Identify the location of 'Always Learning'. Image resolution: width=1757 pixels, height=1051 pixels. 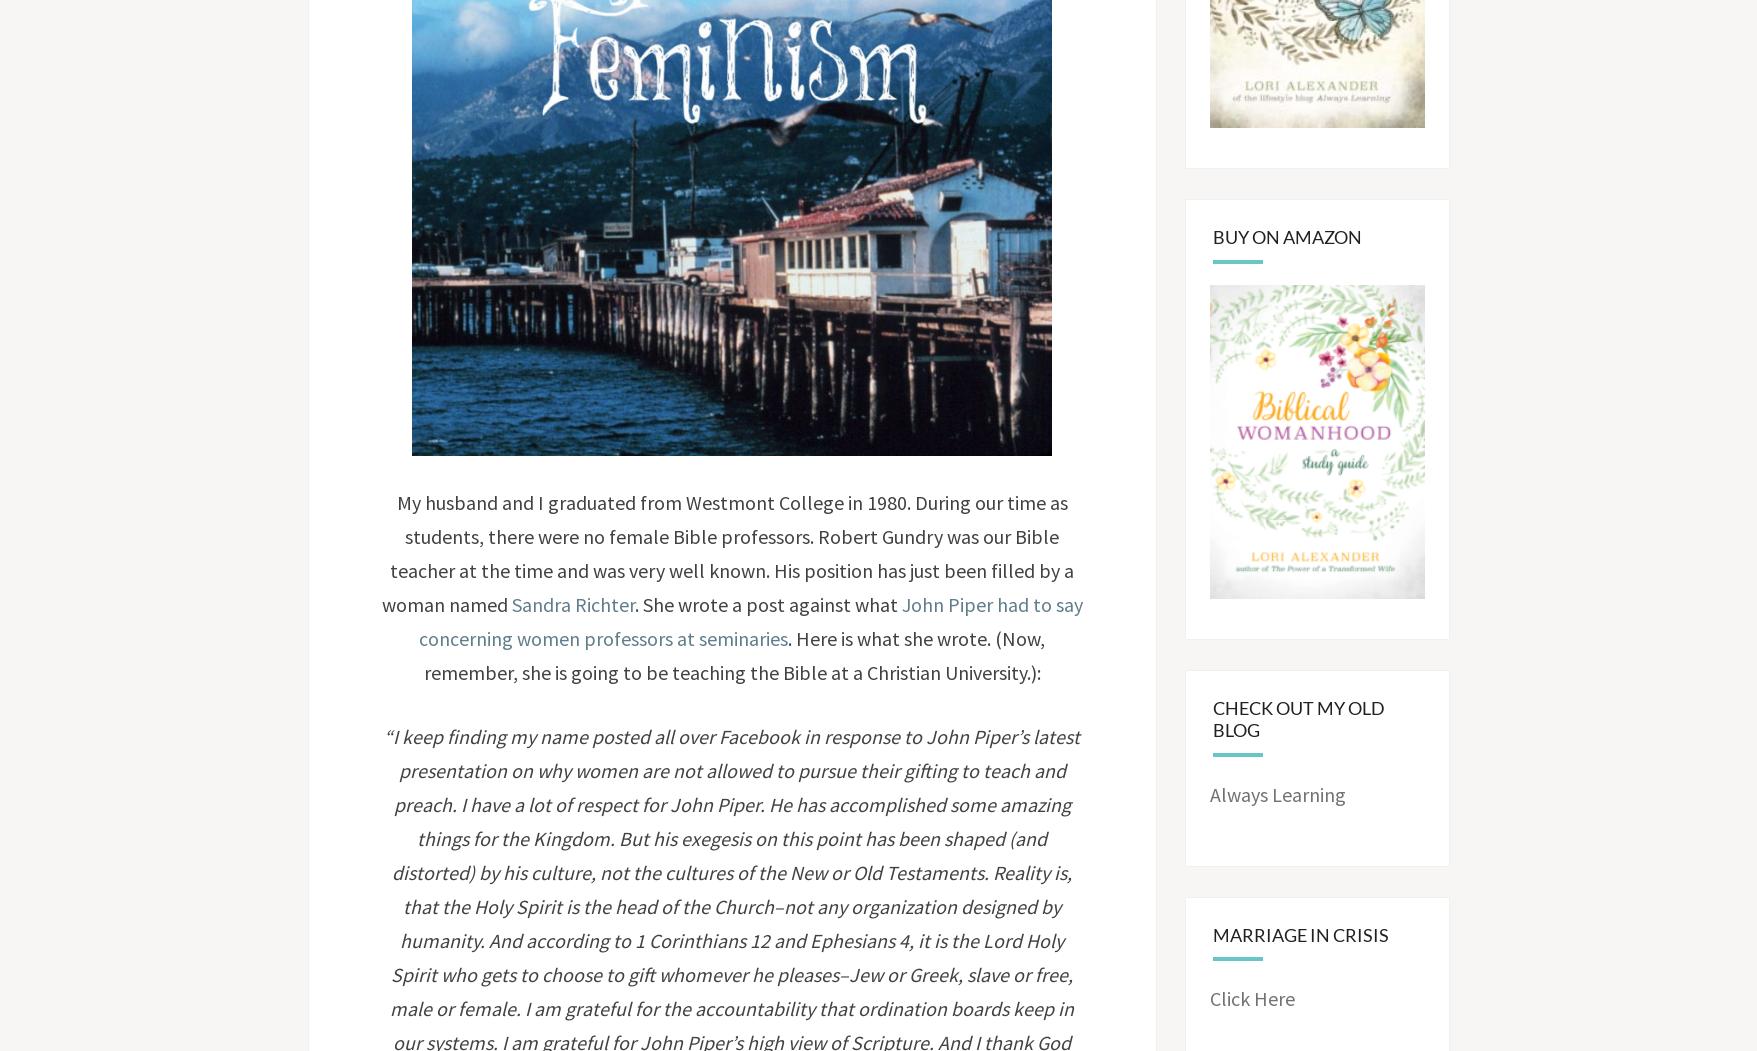
(1278, 792).